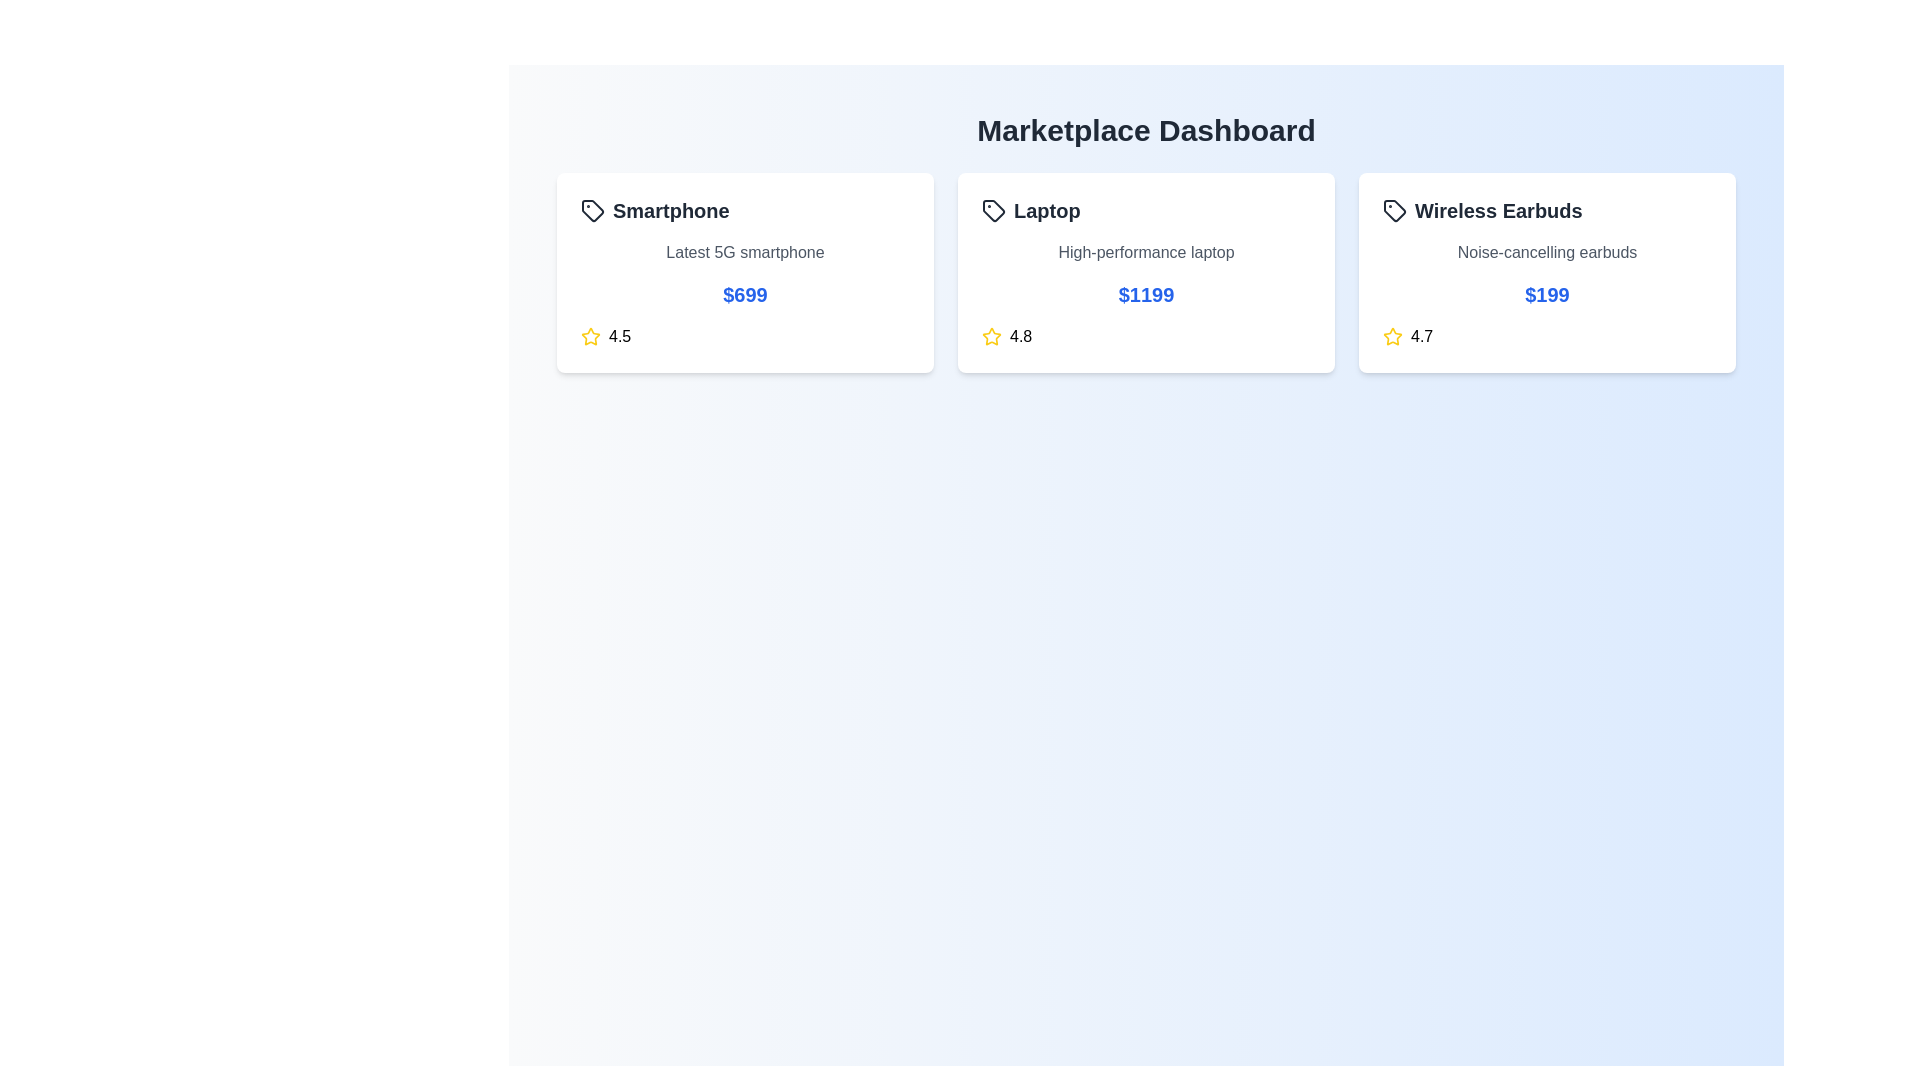 This screenshot has height=1080, width=1920. What do you see at coordinates (992, 335) in the screenshot?
I see `the rating icon indicating the quality of the 'Laptop' in the second column of the dashboard grid layout` at bounding box center [992, 335].